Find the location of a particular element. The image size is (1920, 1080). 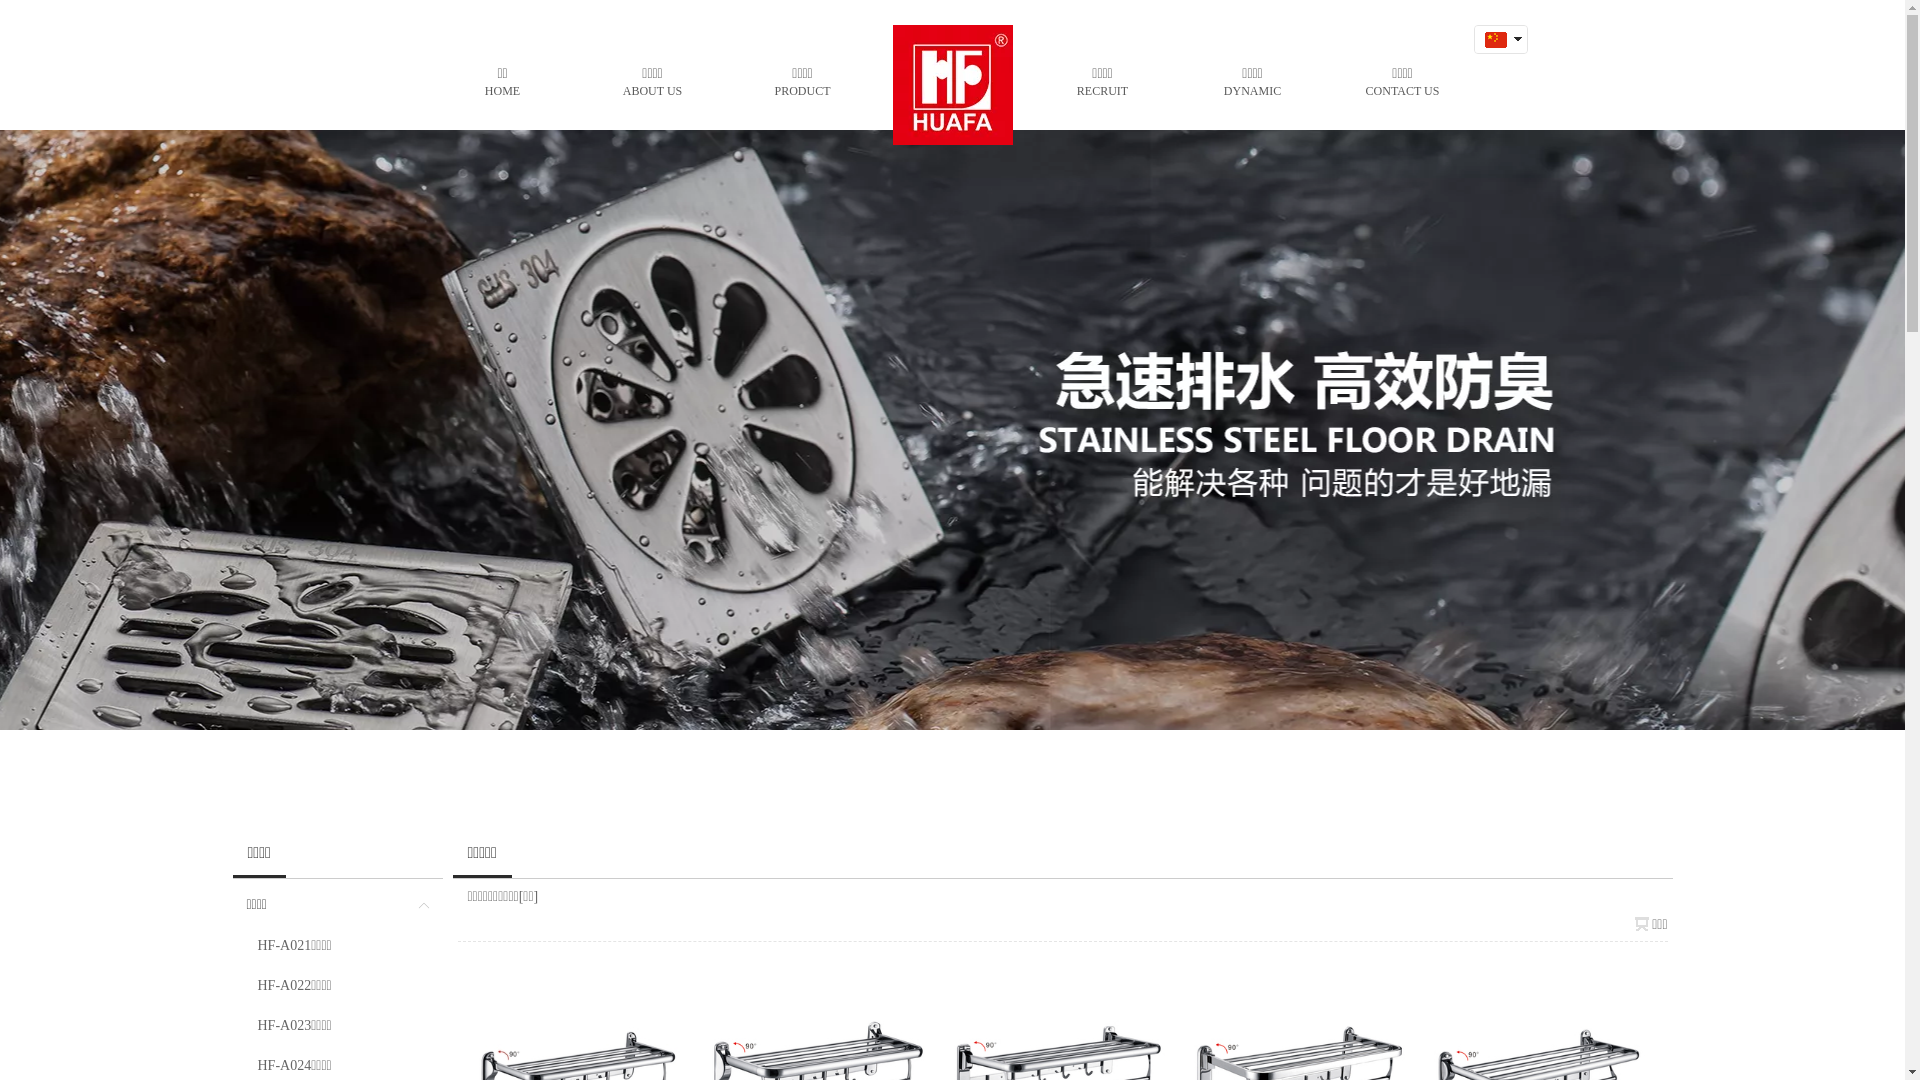

' ' is located at coordinates (1494, 65).